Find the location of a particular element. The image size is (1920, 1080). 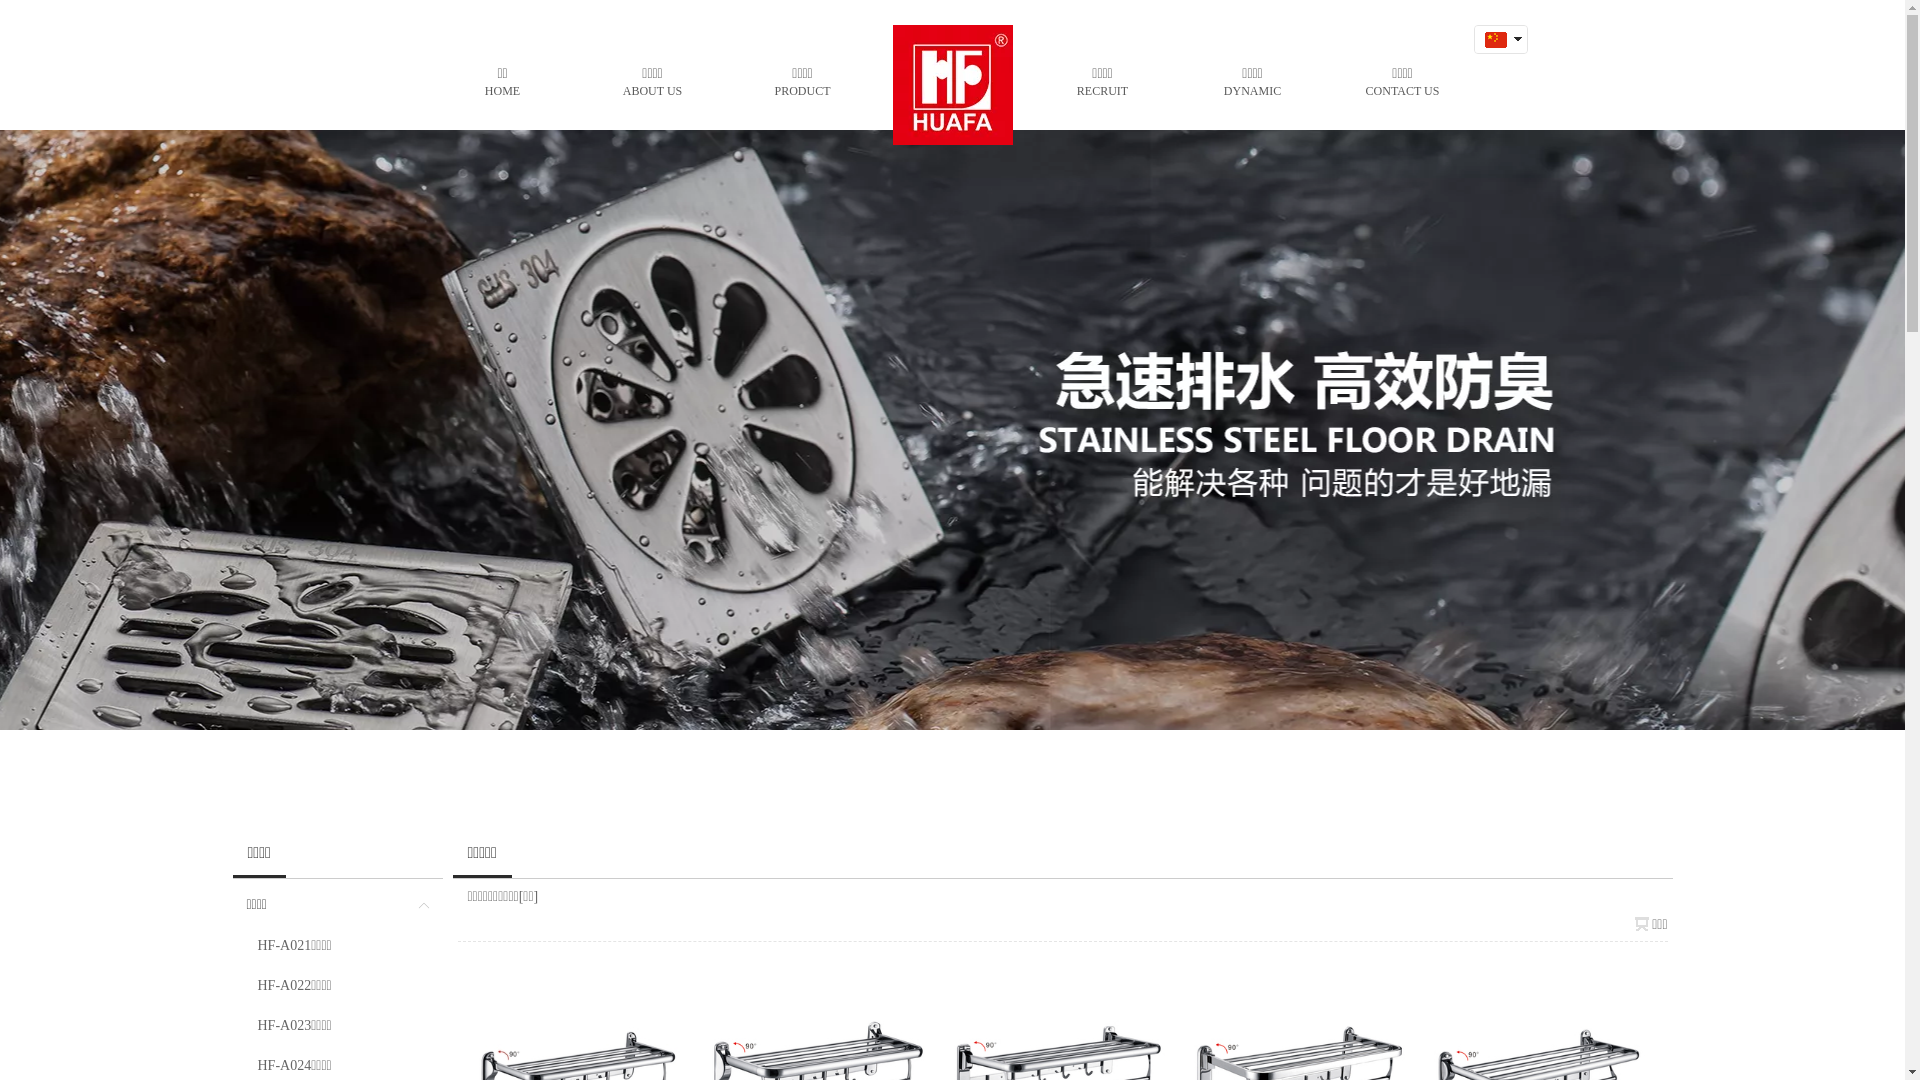

' ' is located at coordinates (1494, 65).